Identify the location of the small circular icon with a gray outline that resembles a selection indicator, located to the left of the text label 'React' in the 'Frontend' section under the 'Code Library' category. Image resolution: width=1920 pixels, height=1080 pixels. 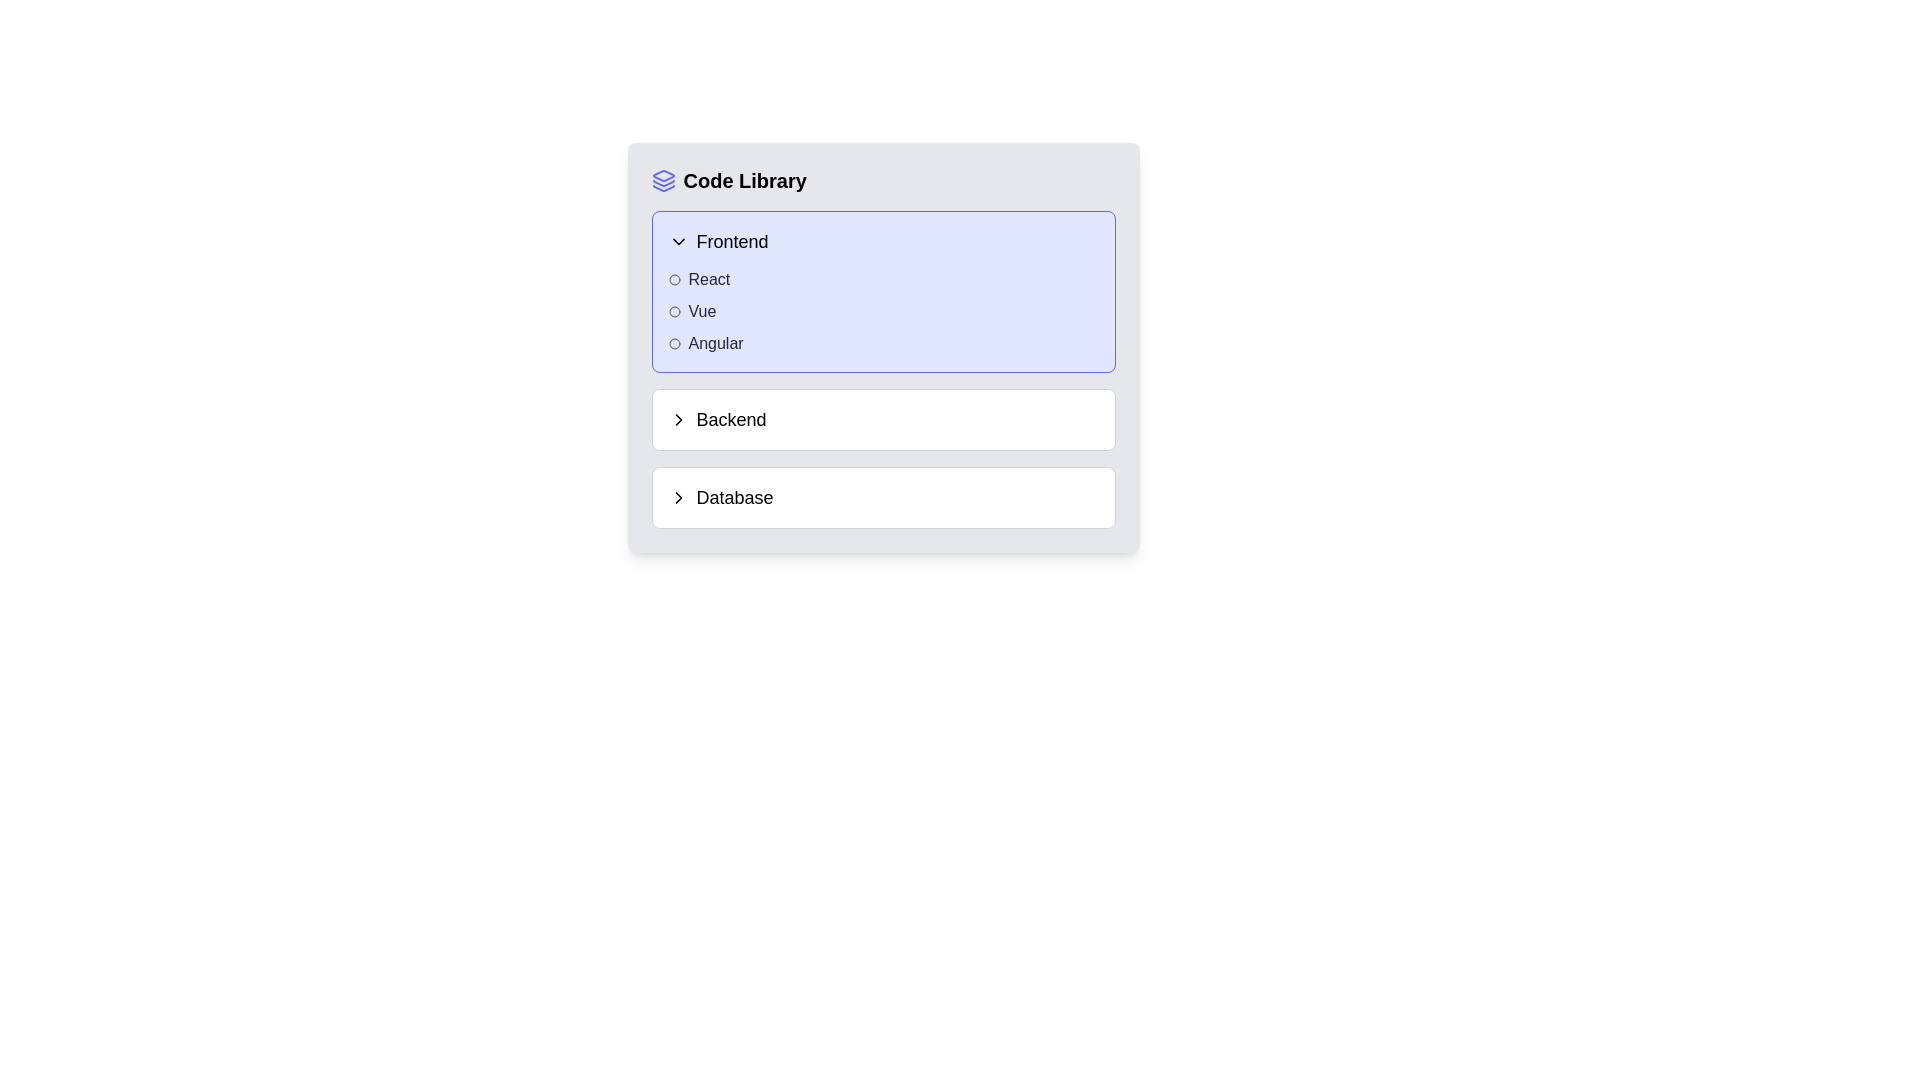
(674, 280).